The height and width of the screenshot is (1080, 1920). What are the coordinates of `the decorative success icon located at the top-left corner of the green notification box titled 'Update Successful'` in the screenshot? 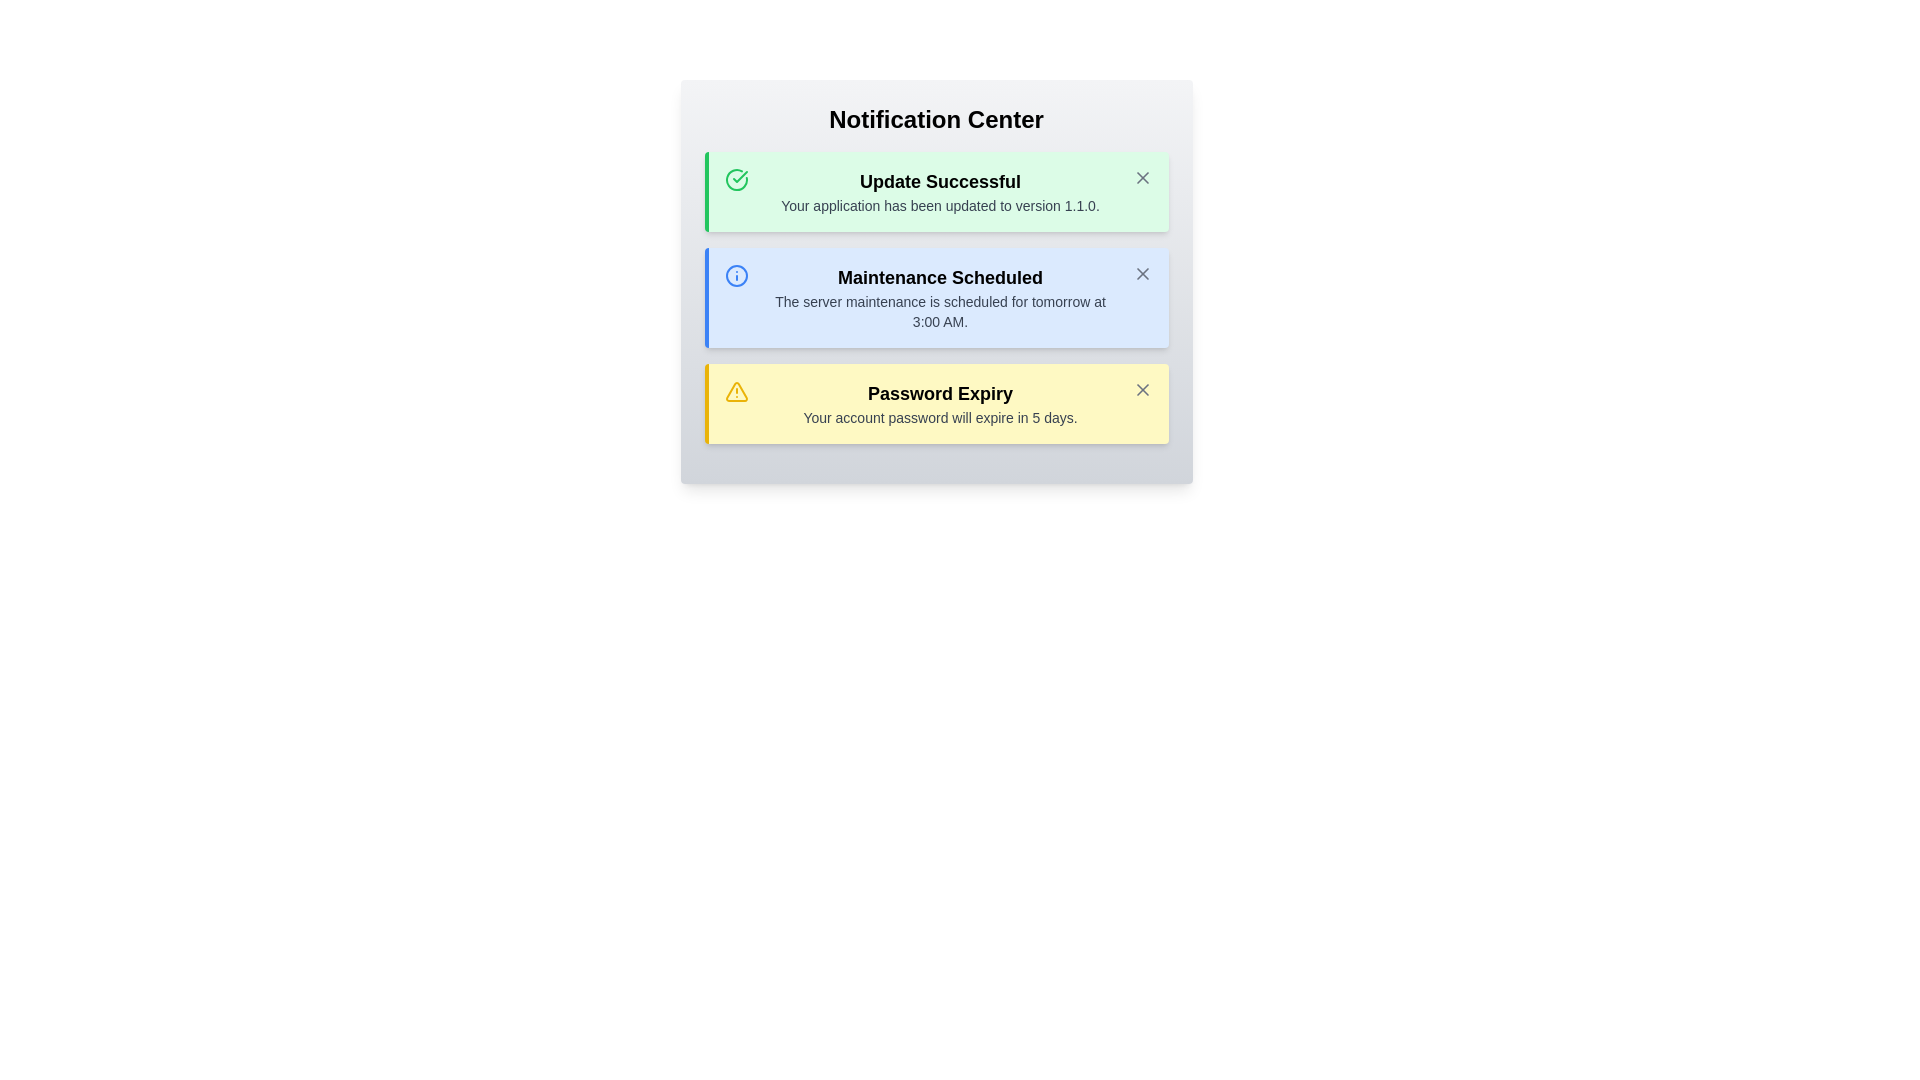 It's located at (735, 180).